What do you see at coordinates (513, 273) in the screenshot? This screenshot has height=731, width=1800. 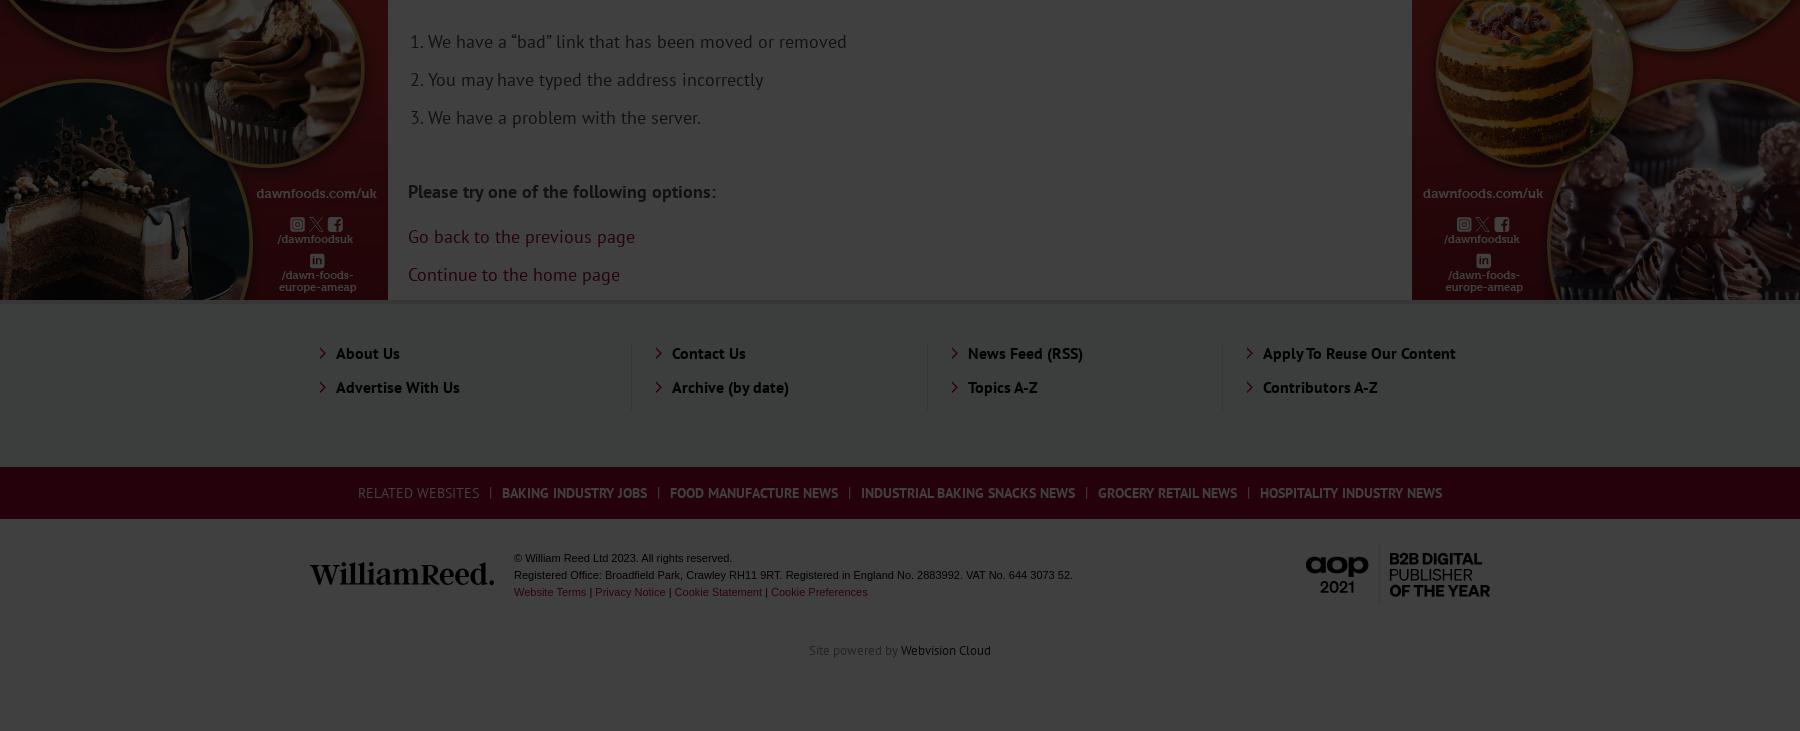 I see `'Continue to the home page'` at bounding box center [513, 273].